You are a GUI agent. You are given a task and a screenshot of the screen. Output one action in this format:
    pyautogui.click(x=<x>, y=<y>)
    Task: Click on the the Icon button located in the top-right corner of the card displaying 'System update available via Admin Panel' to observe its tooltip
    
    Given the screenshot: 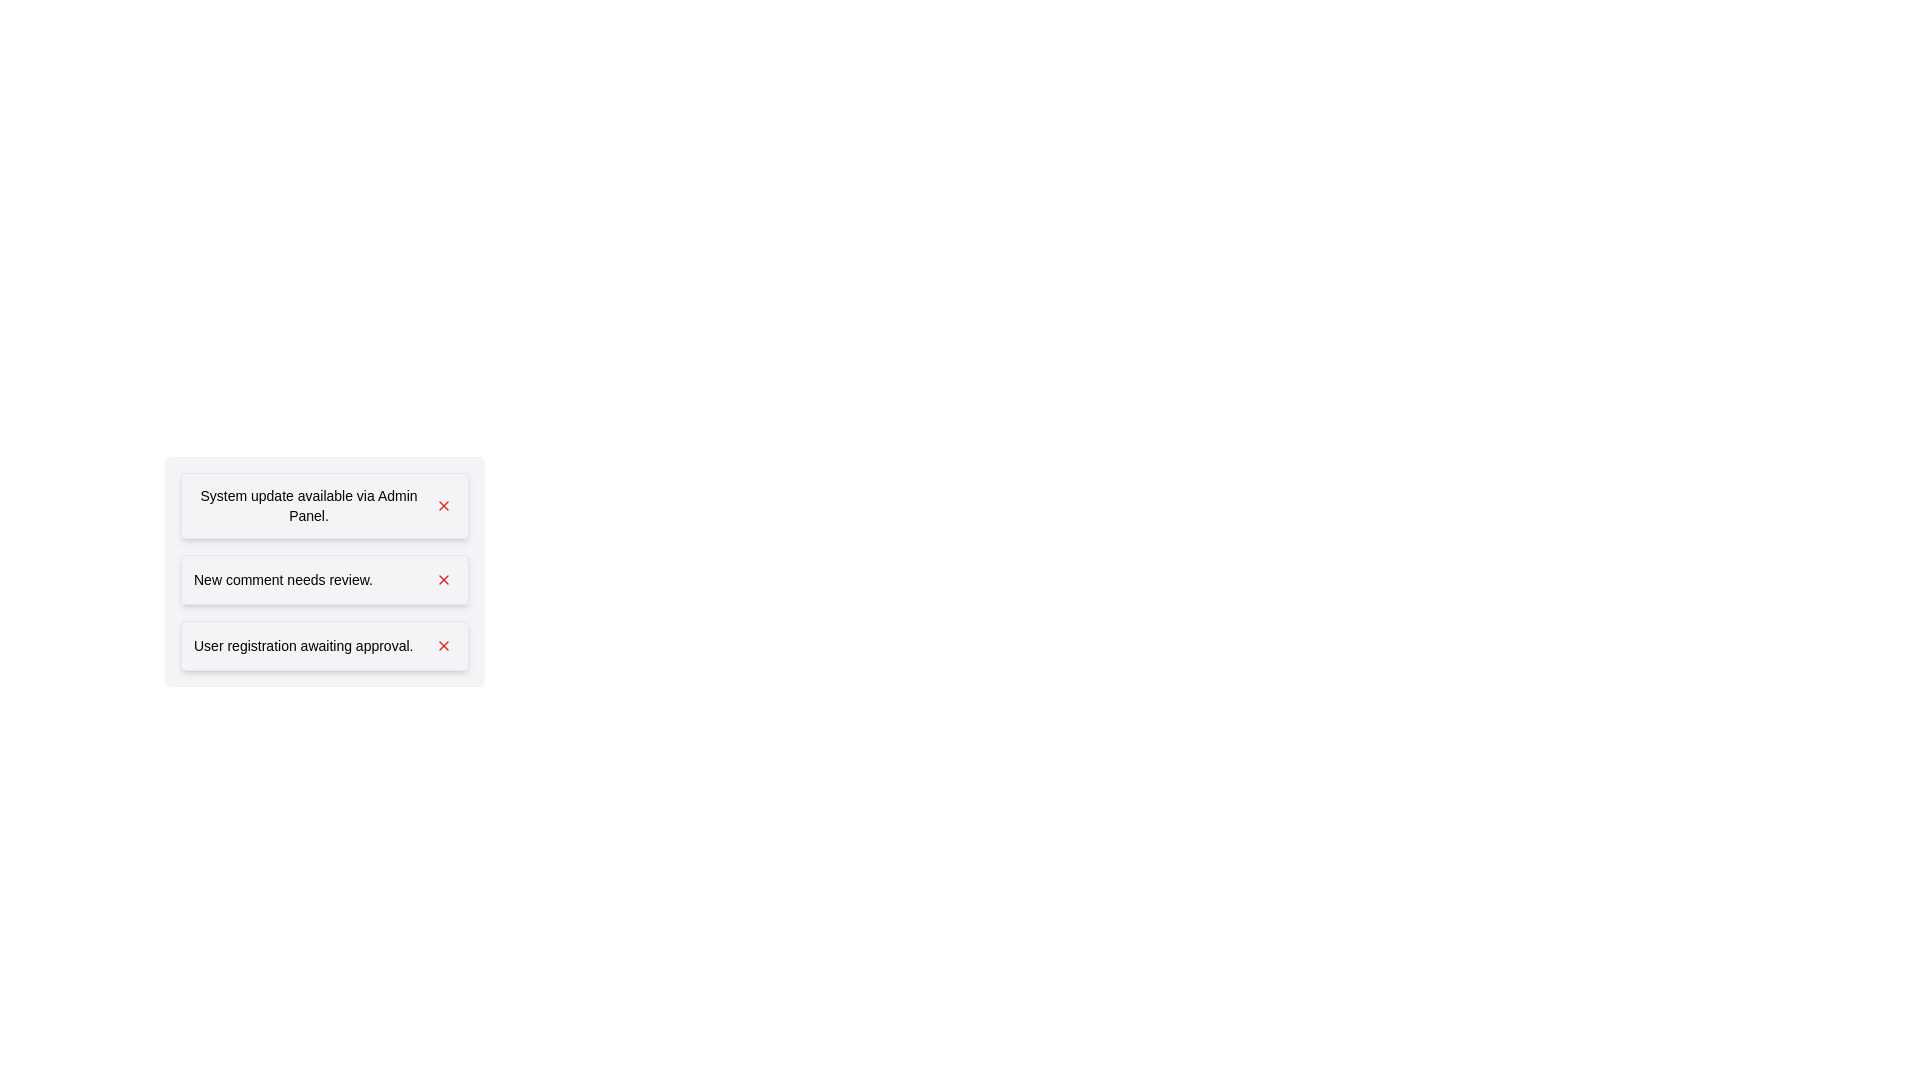 What is the action you would take?
    pyautogui.click(x=443, y=504)
    